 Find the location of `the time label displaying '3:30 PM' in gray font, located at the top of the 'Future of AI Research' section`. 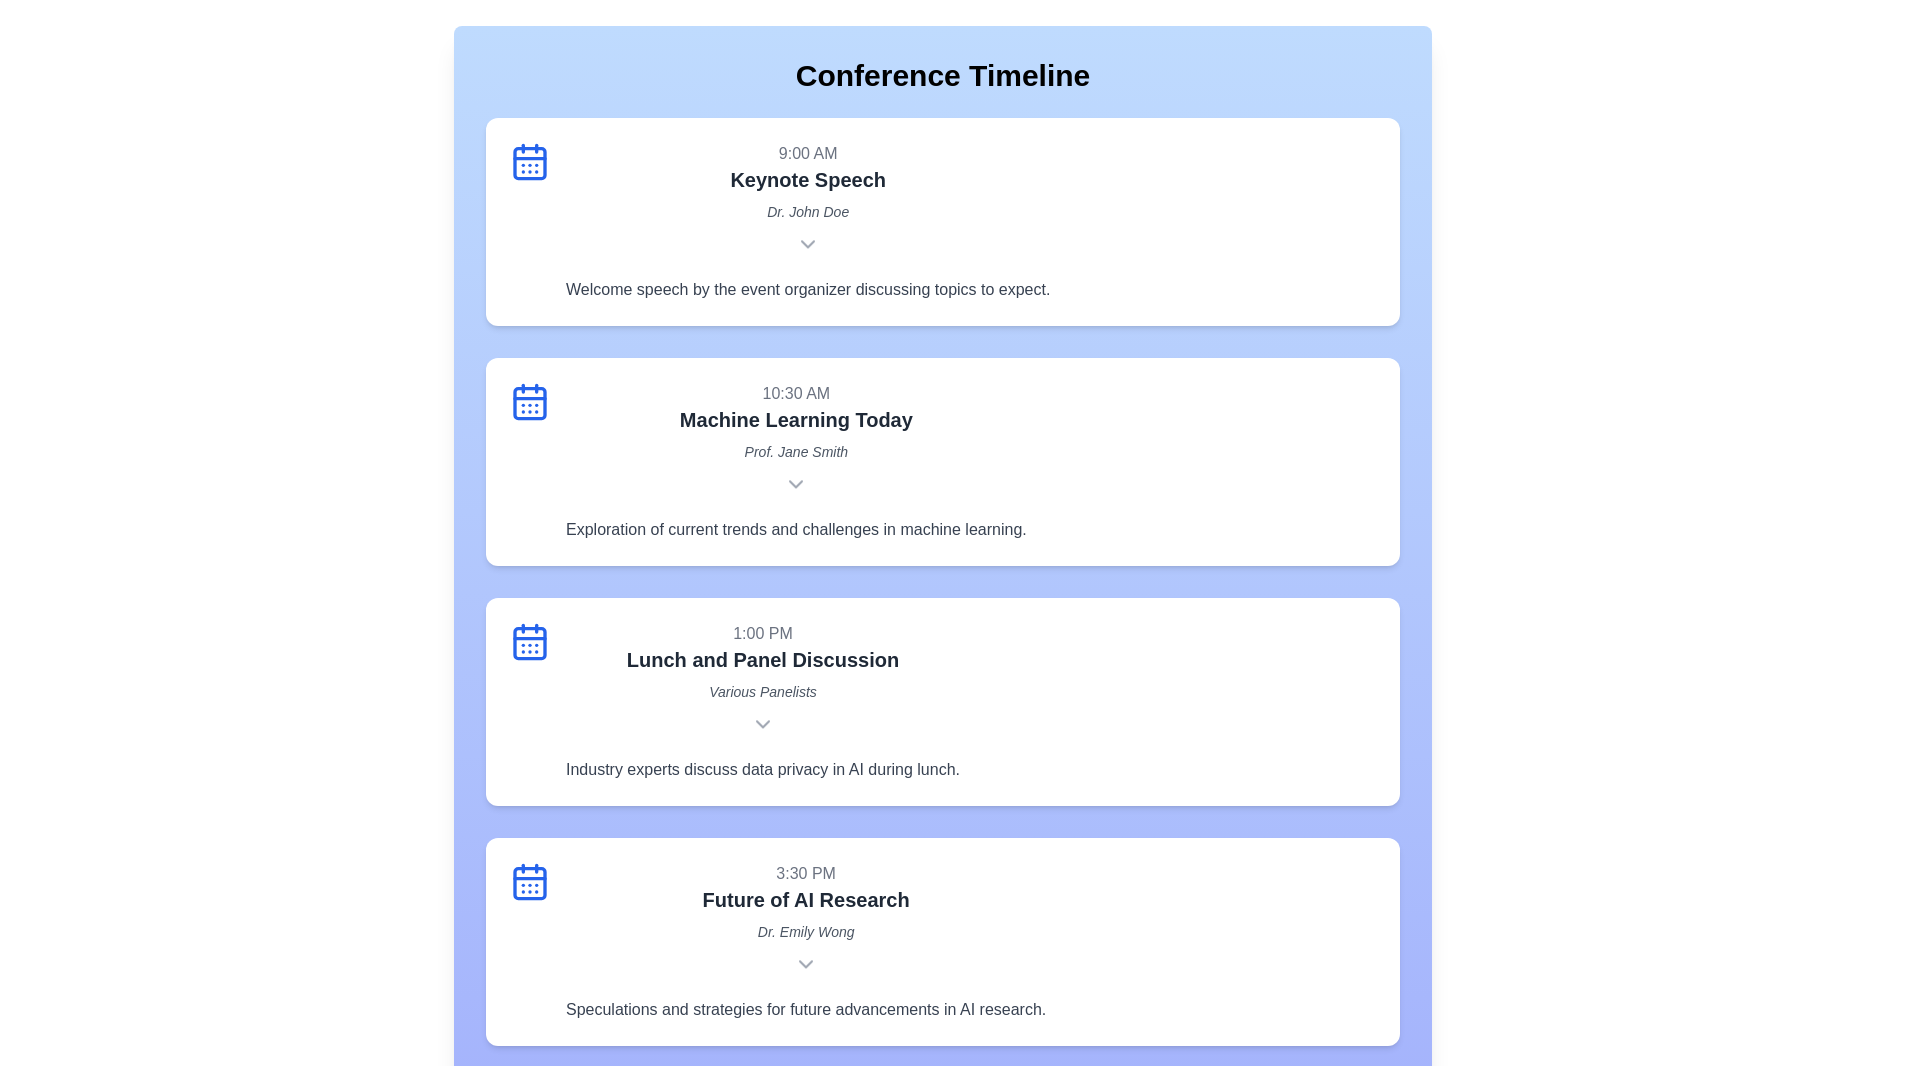

the time label displaying '3:30 PM' in gray font, located at the top of the 'Future of AI Research' section is located at coordinates (806, 873).